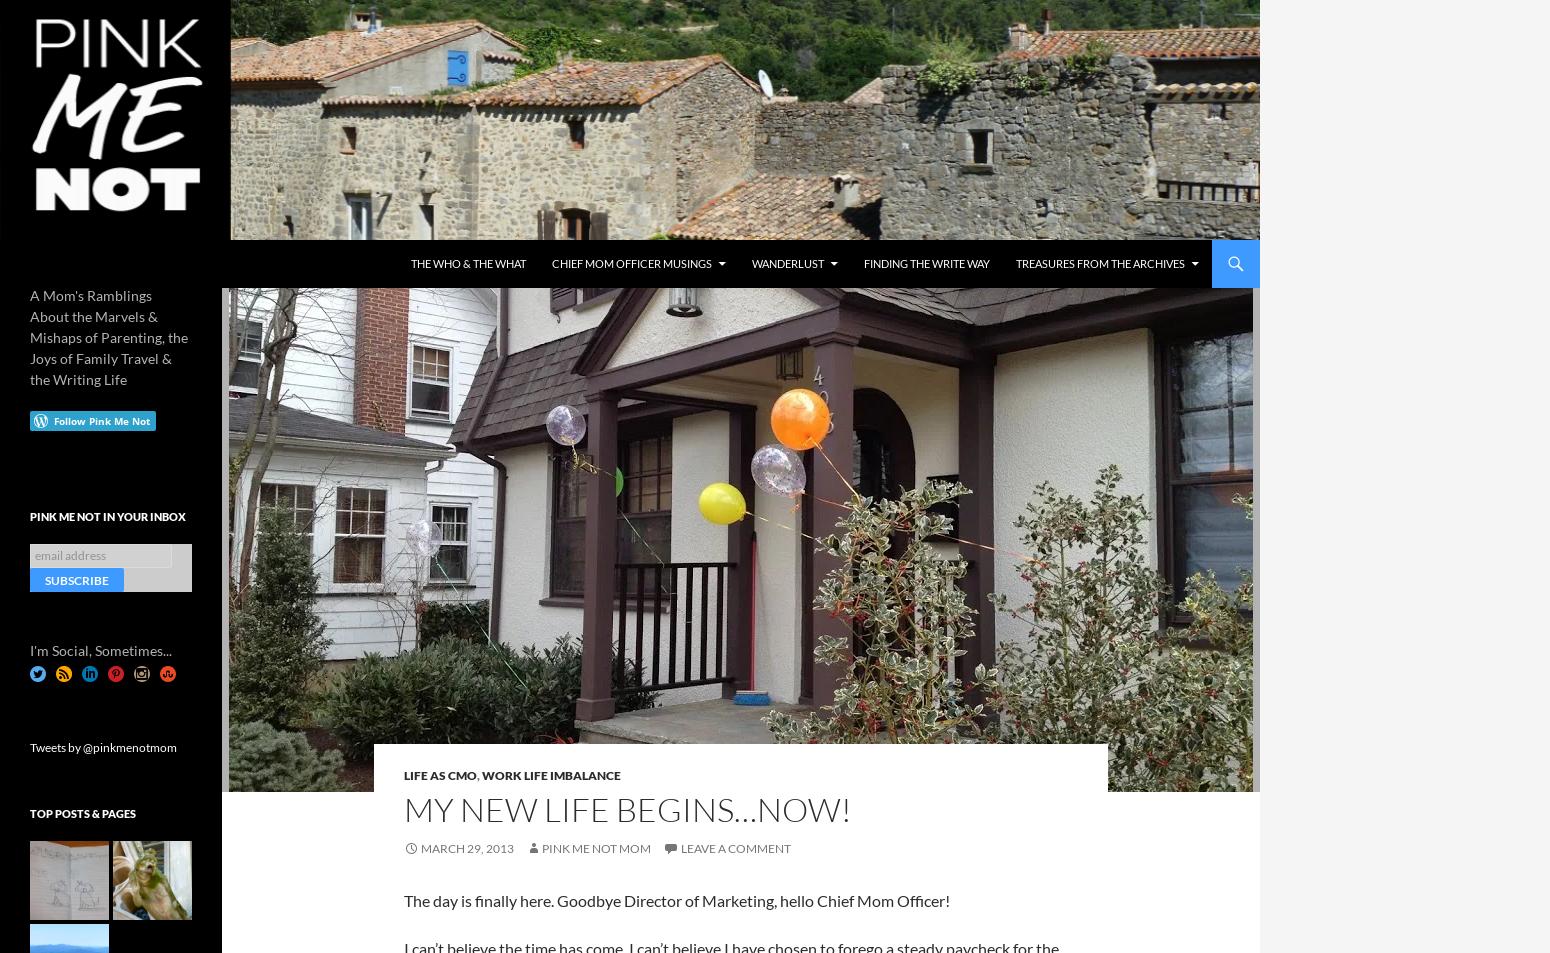 The height and width of the screenshot is (953, 1550). Describe the element at coordinates (101, 650) in the screenshot. I see `'I'm Social, Sometimes...'` at that location.